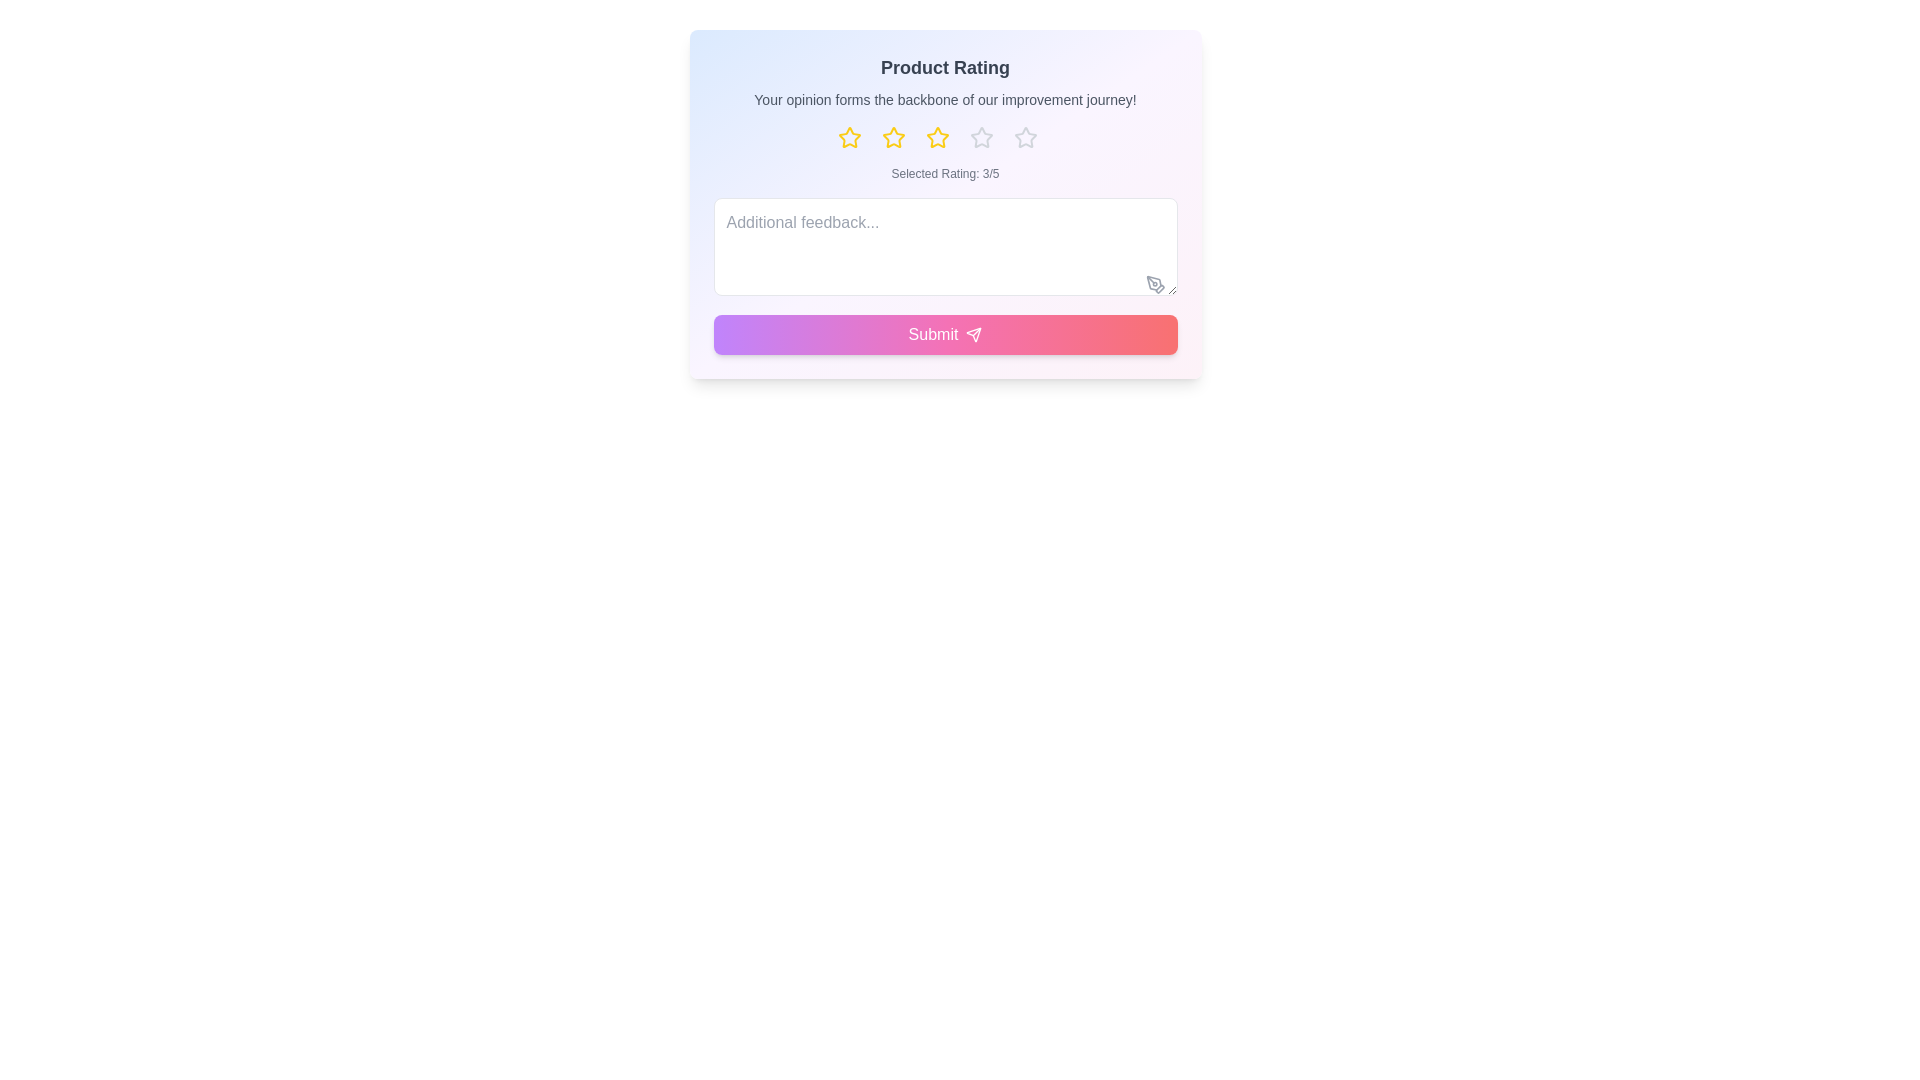  Describe the element at coordinates (900, 137) in the screenshot. I see `the star button to set the rating to 2` at that location.